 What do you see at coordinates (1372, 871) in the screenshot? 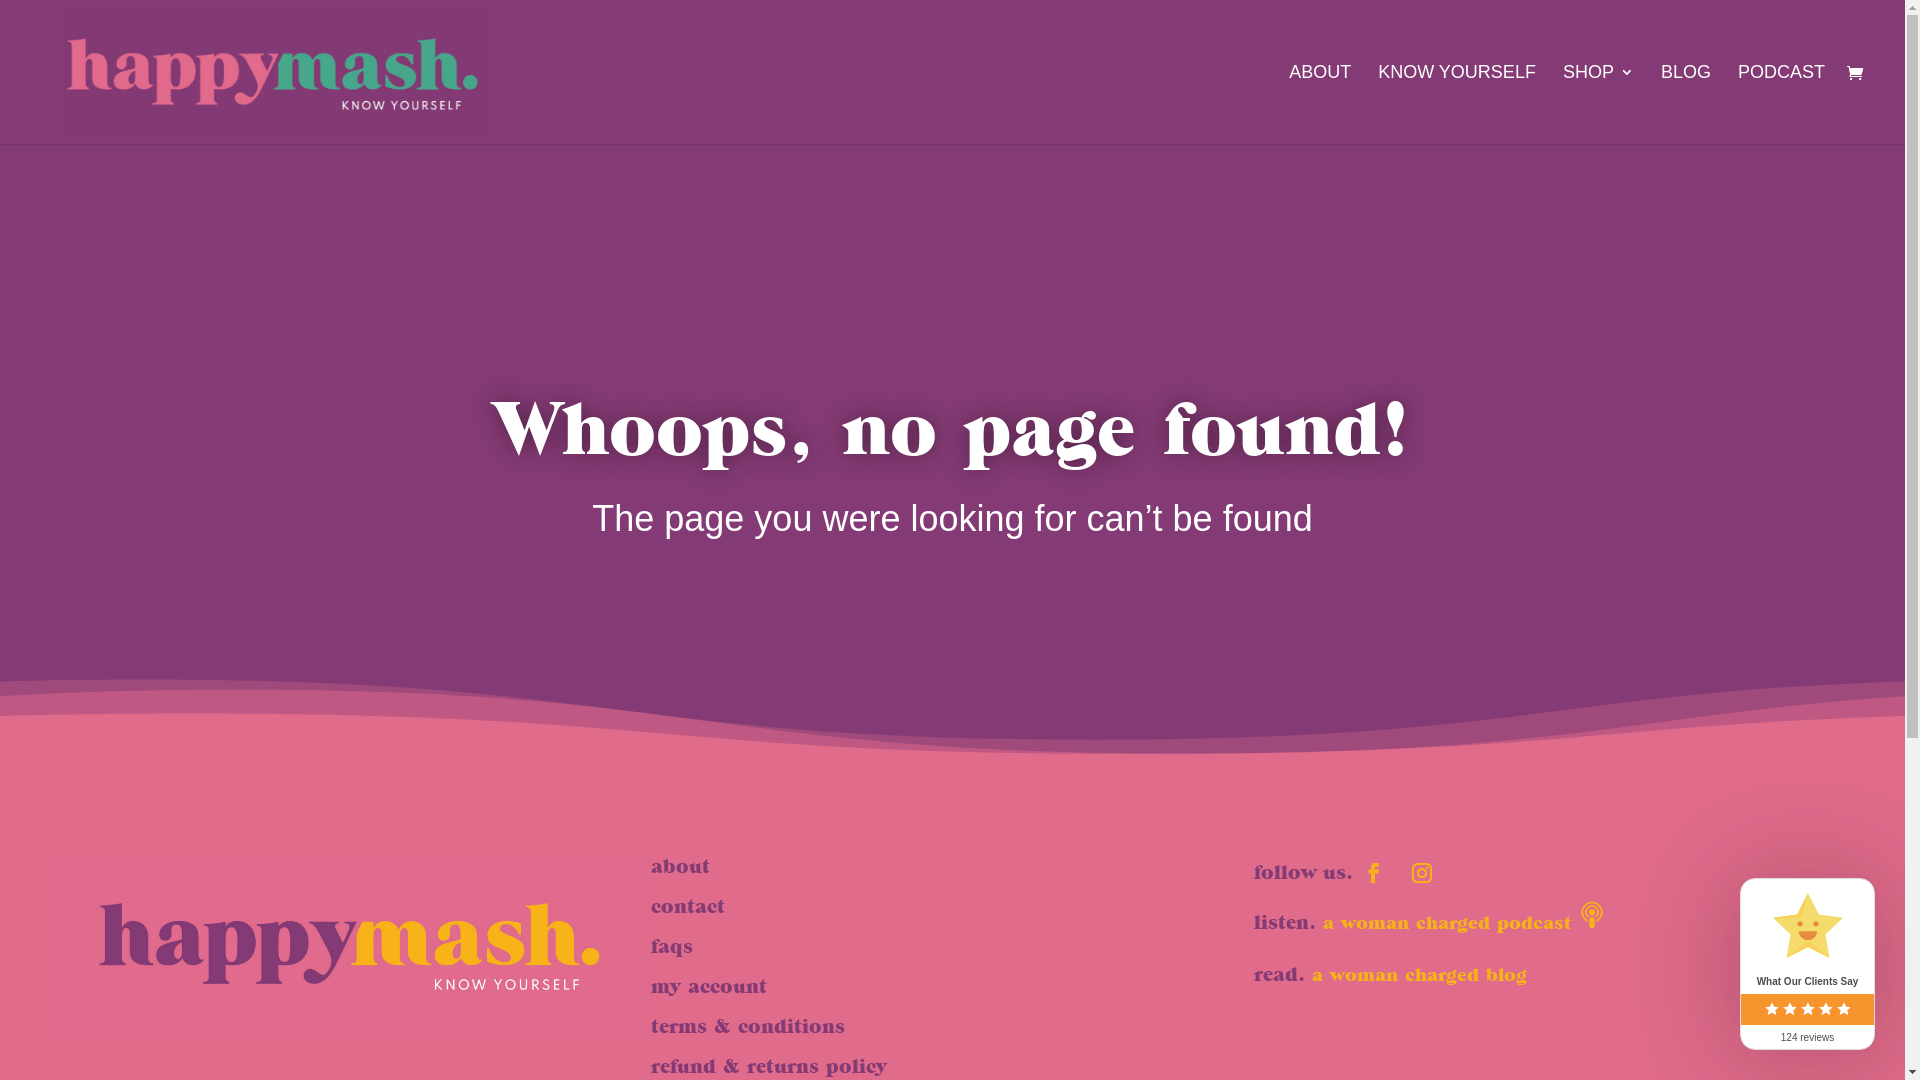
I see `'Follow on Facebook'` at bounding box center [1372, 871].